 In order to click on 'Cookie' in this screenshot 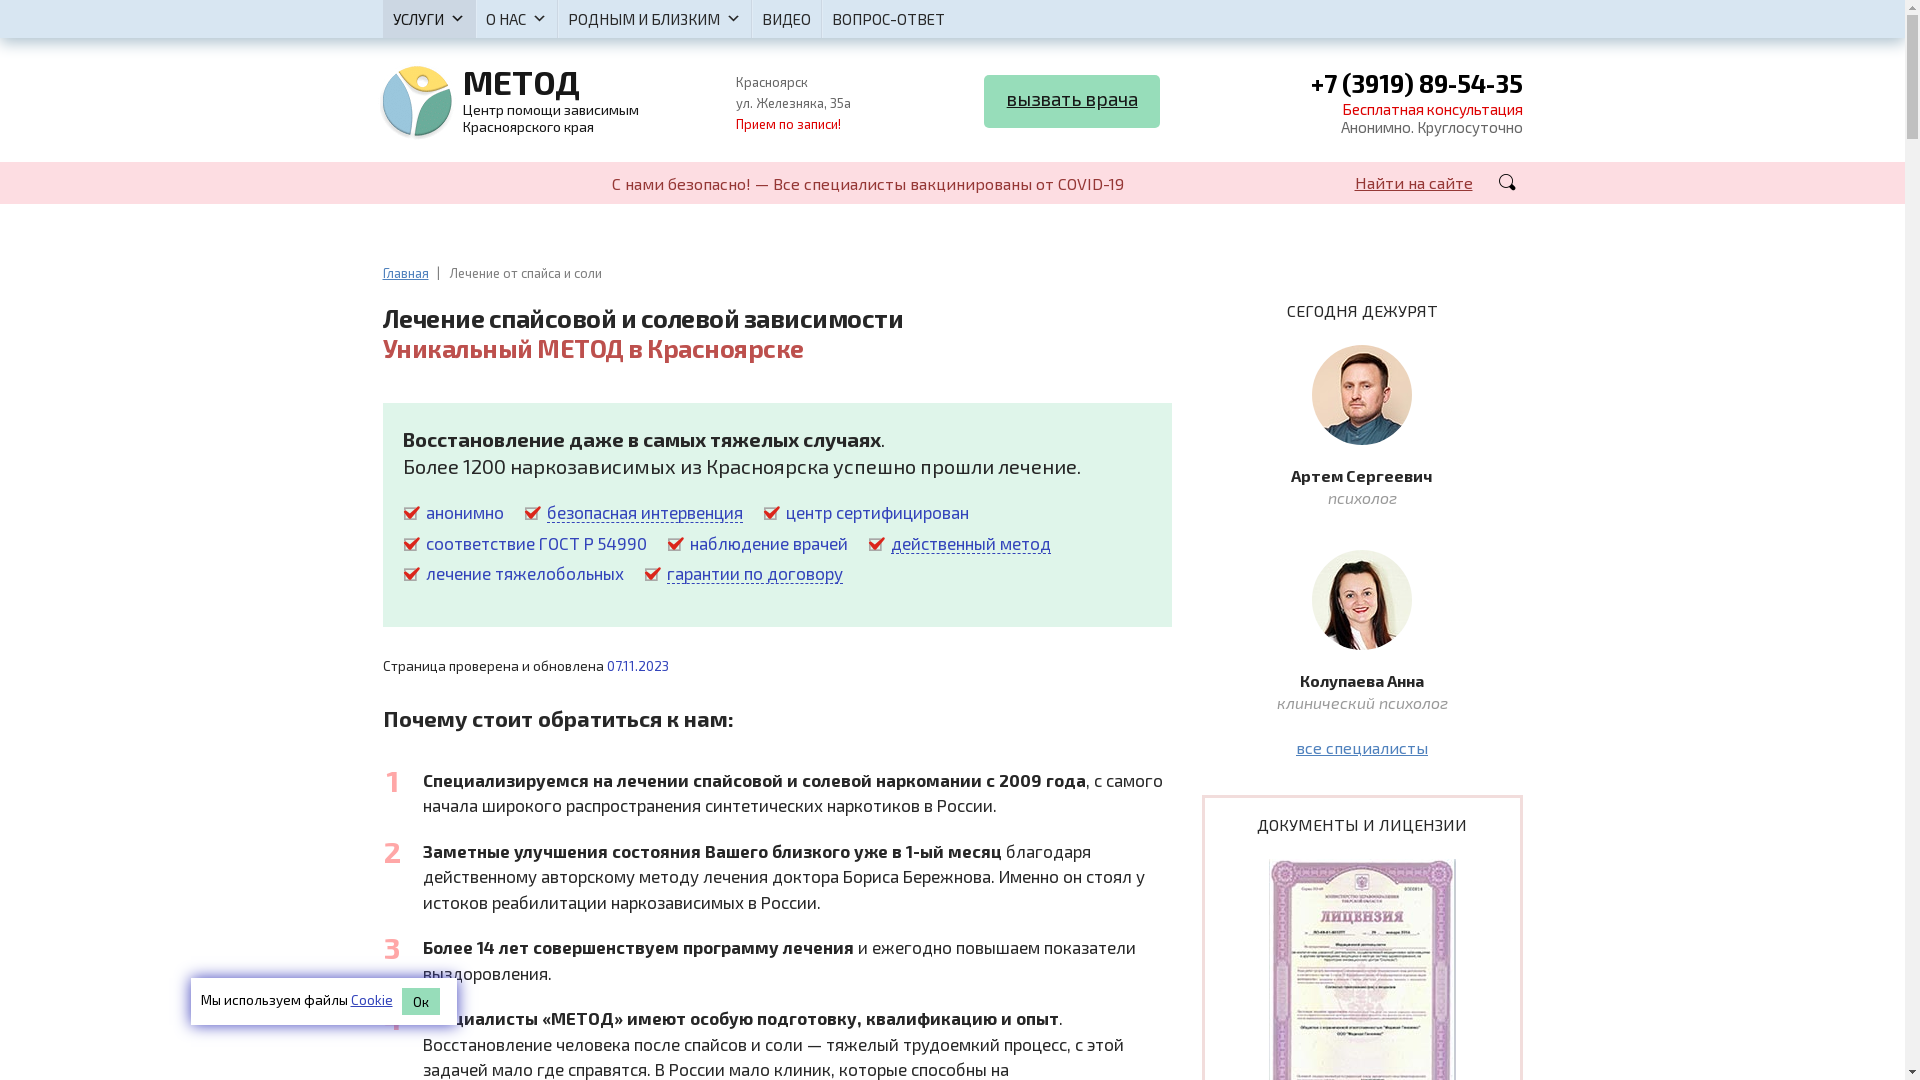, I will do `click(370, 999)`.